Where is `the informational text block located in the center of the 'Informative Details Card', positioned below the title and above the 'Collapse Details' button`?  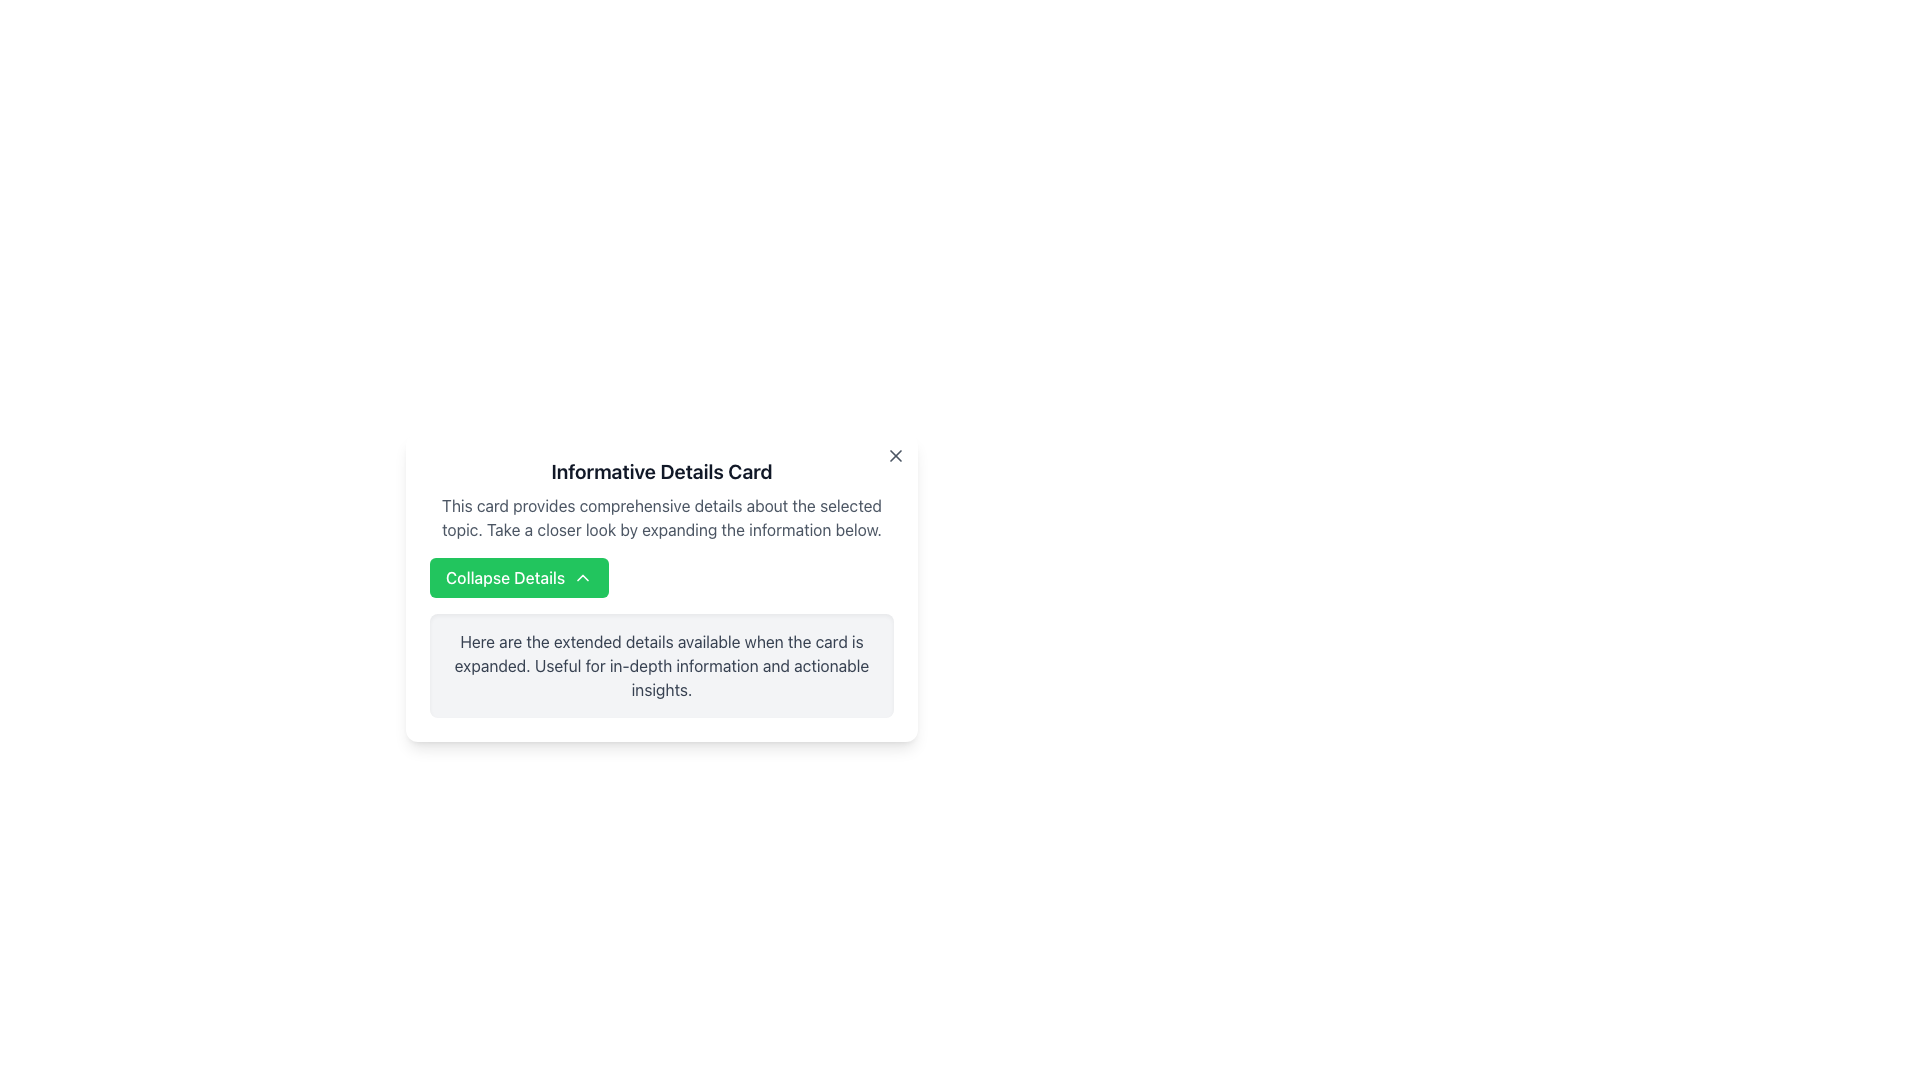 the informational text block located in the center of the 'Informative Details Card', positioned below the title and above the 'Collapse Details' button is located at coordinates (662, 516).